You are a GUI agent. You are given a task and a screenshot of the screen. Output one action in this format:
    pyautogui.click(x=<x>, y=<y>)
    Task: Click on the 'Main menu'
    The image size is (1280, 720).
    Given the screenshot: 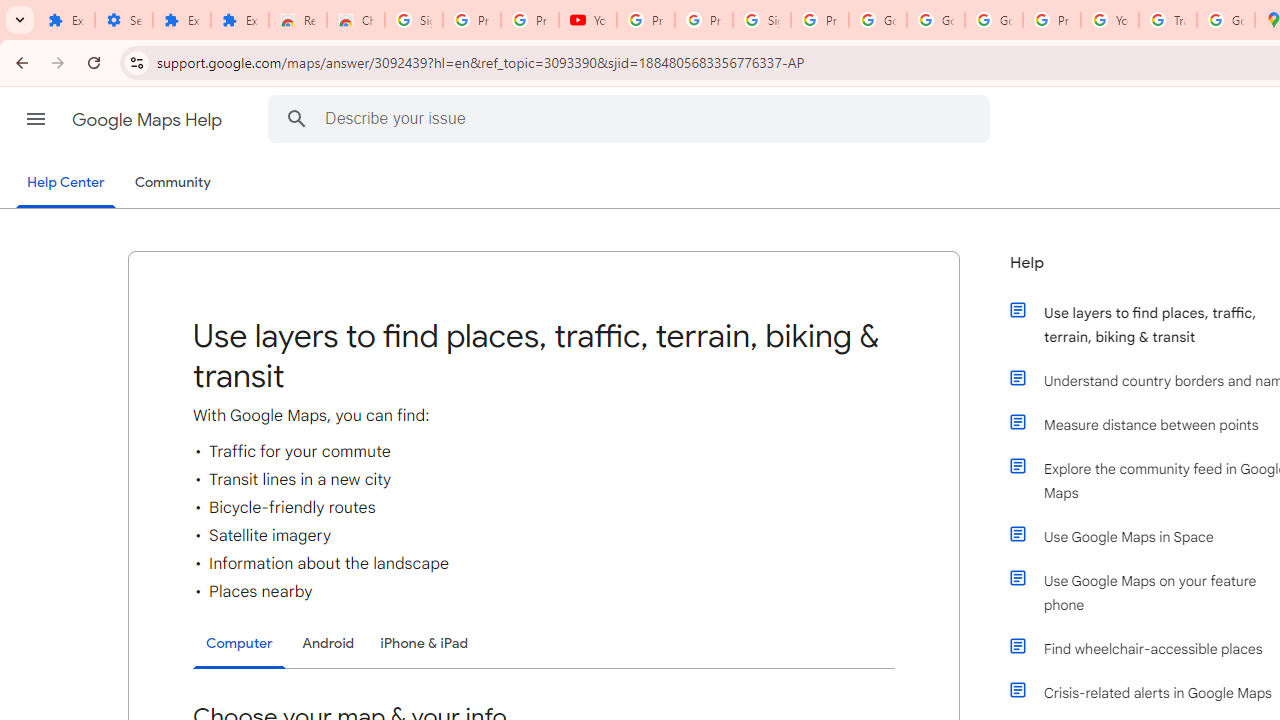 What is the action you would take?
    pyautogui.click(x=35, y=119)
    